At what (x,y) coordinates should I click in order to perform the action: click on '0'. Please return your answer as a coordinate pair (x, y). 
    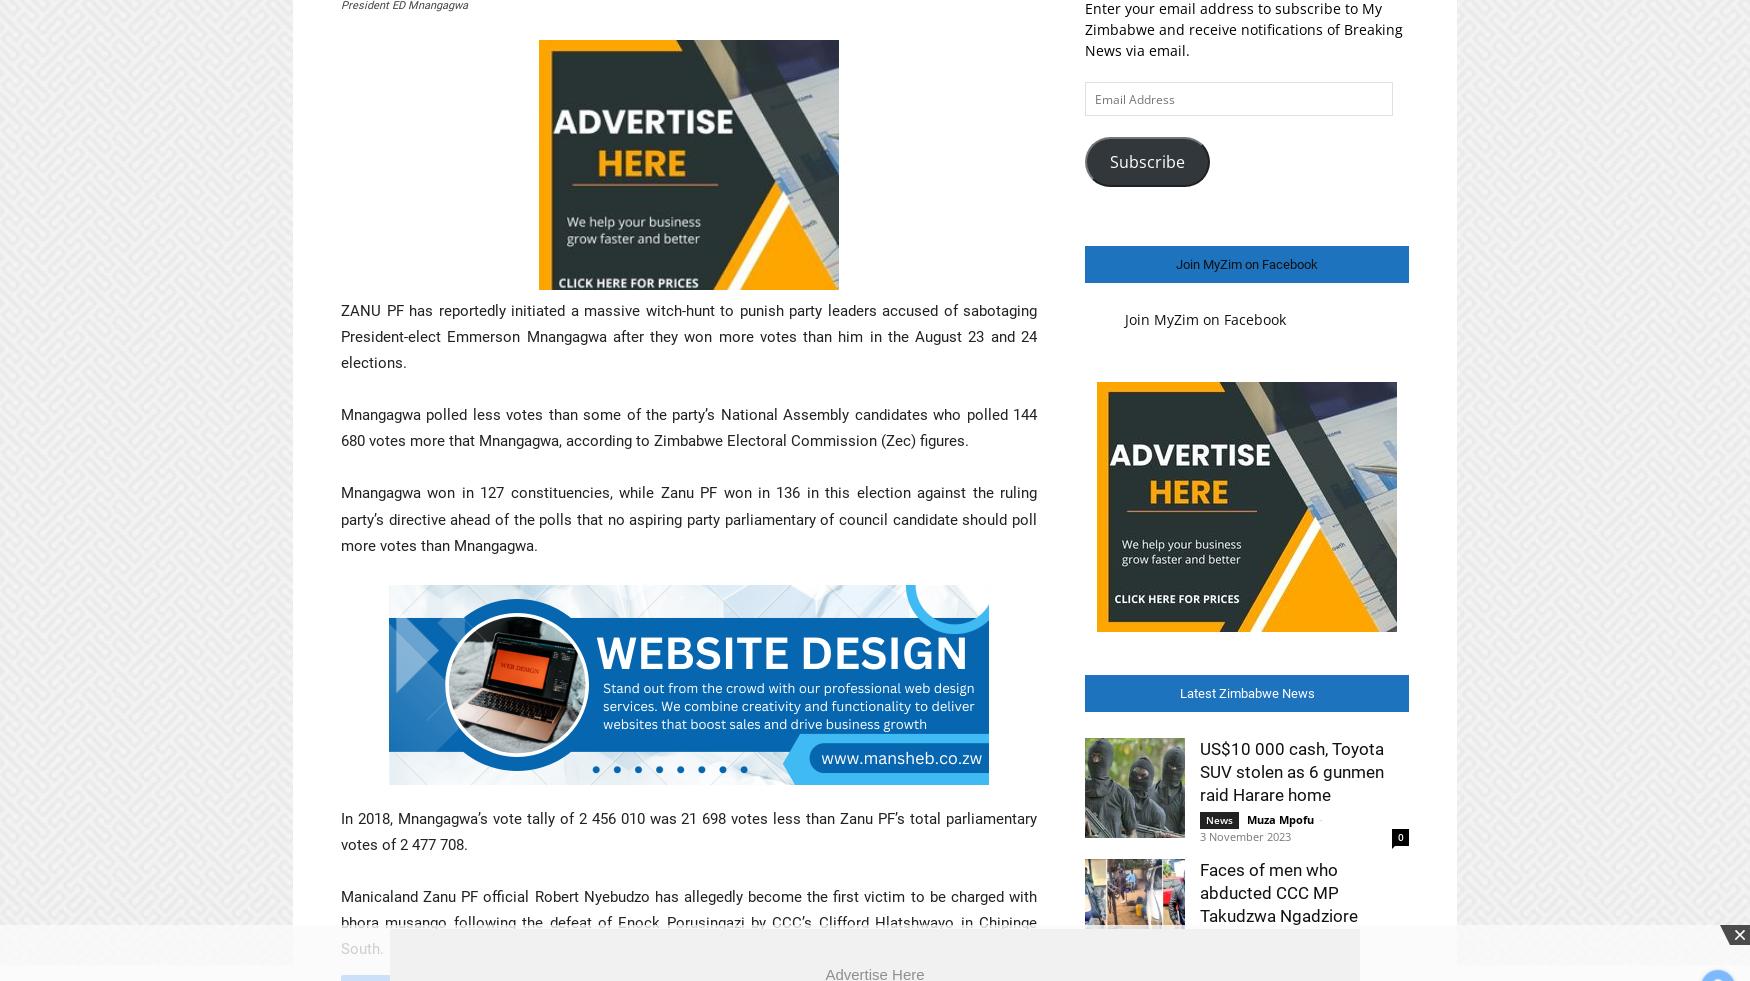
    Looking at the image, I should click on (1397, 836).